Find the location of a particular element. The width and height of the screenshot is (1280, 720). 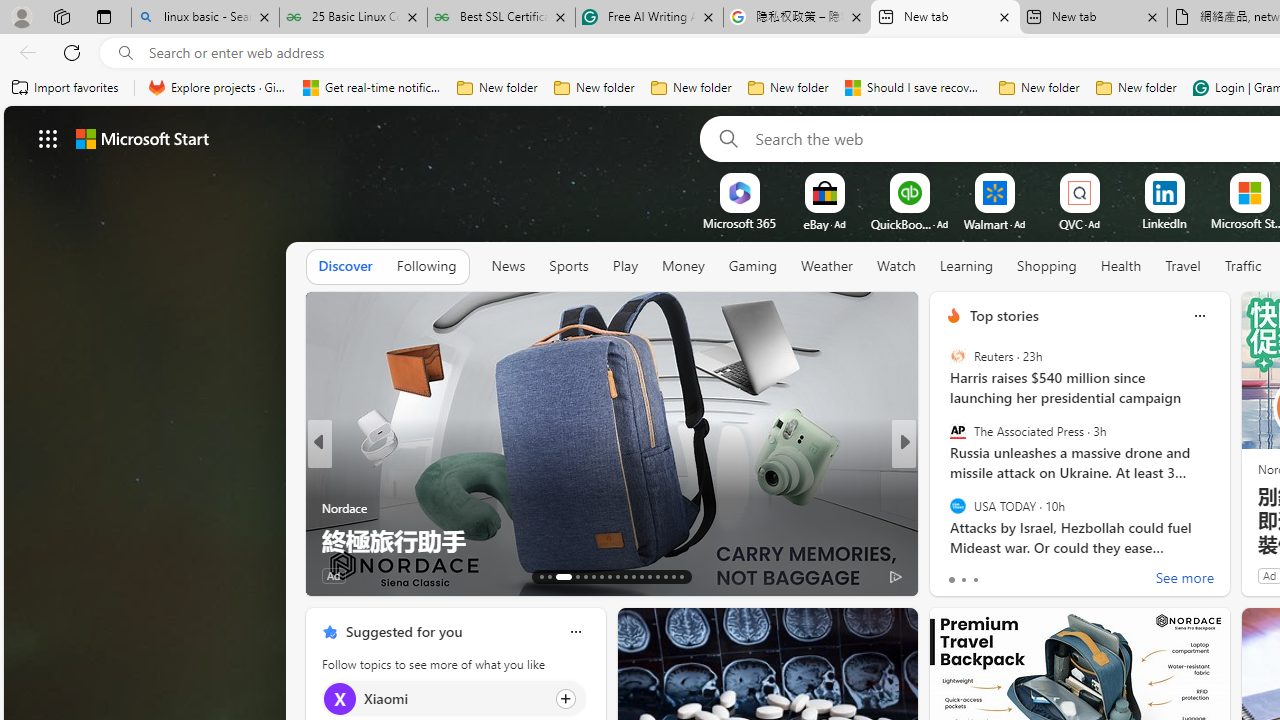

'AutomationID: tab-17' is located at coordinates (584, 577).